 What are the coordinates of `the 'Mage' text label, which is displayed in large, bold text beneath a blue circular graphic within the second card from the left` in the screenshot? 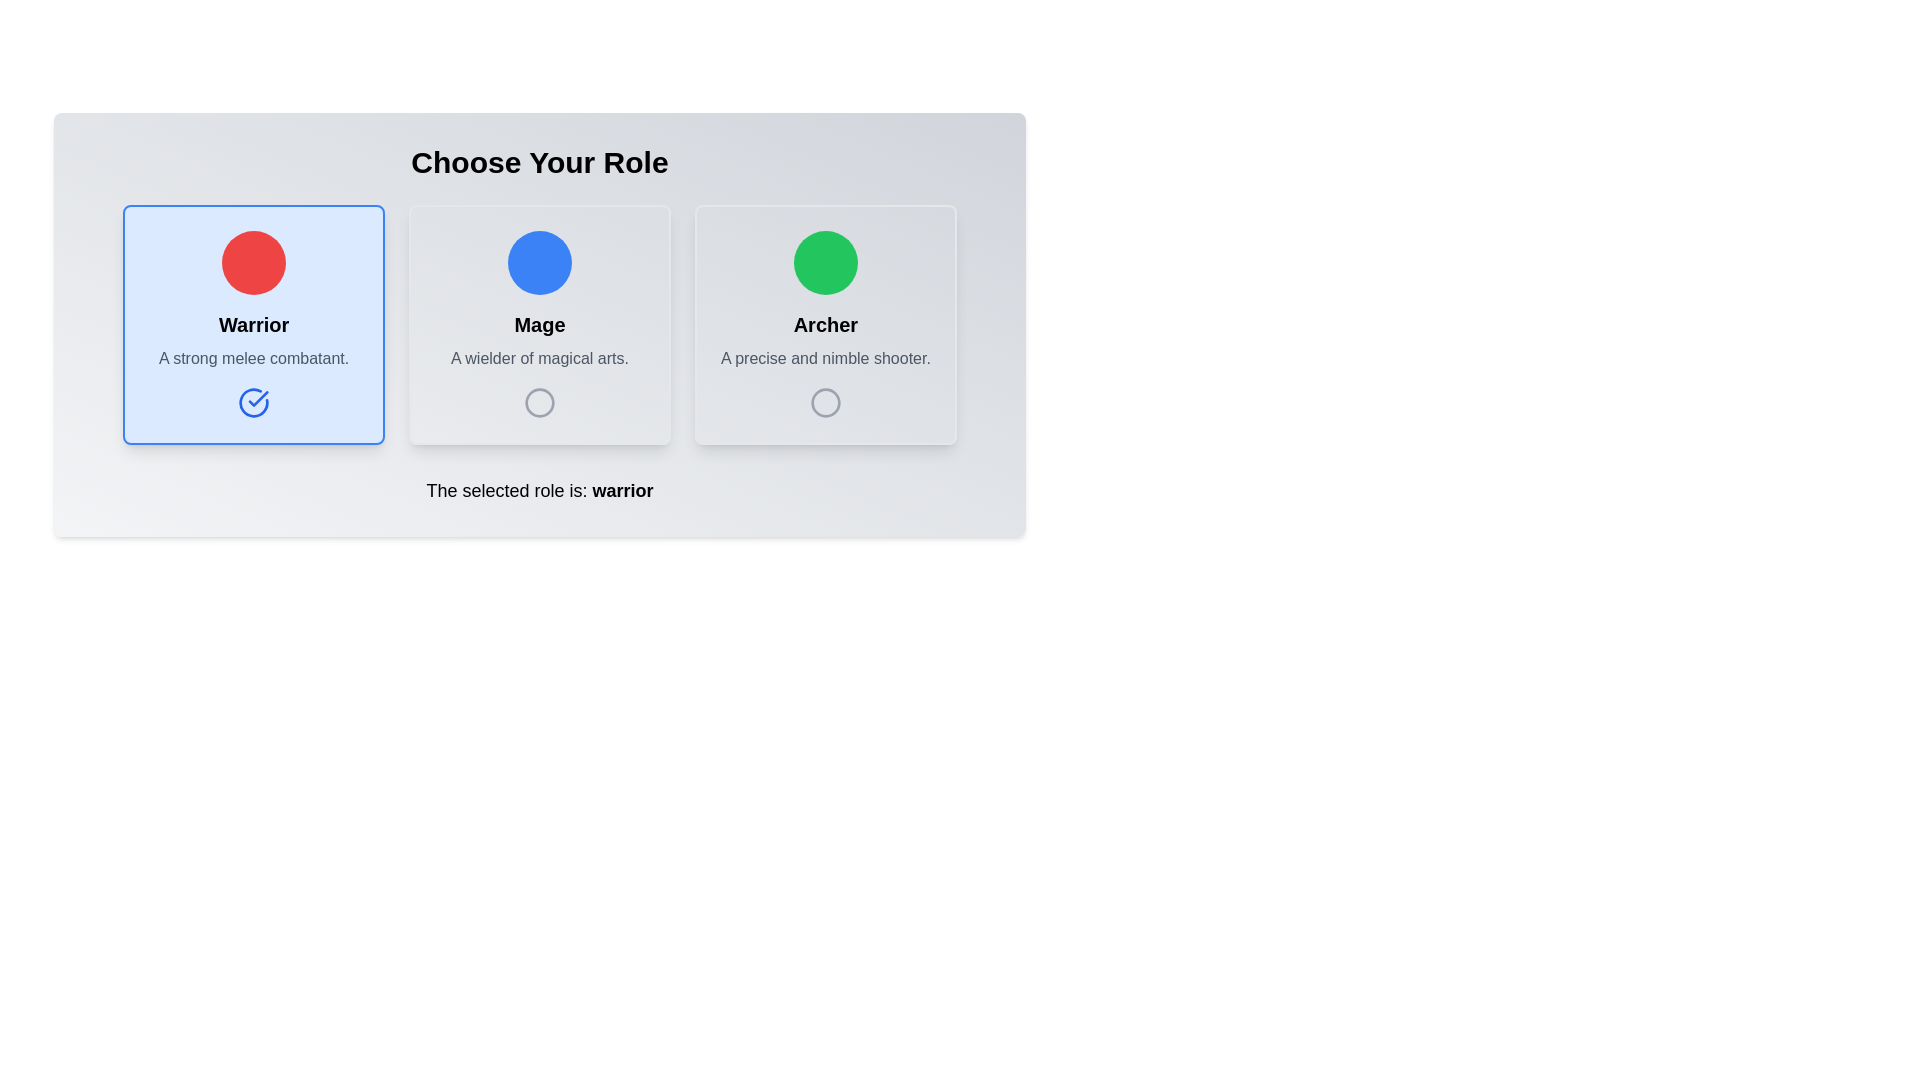 It's located at (539, 323).